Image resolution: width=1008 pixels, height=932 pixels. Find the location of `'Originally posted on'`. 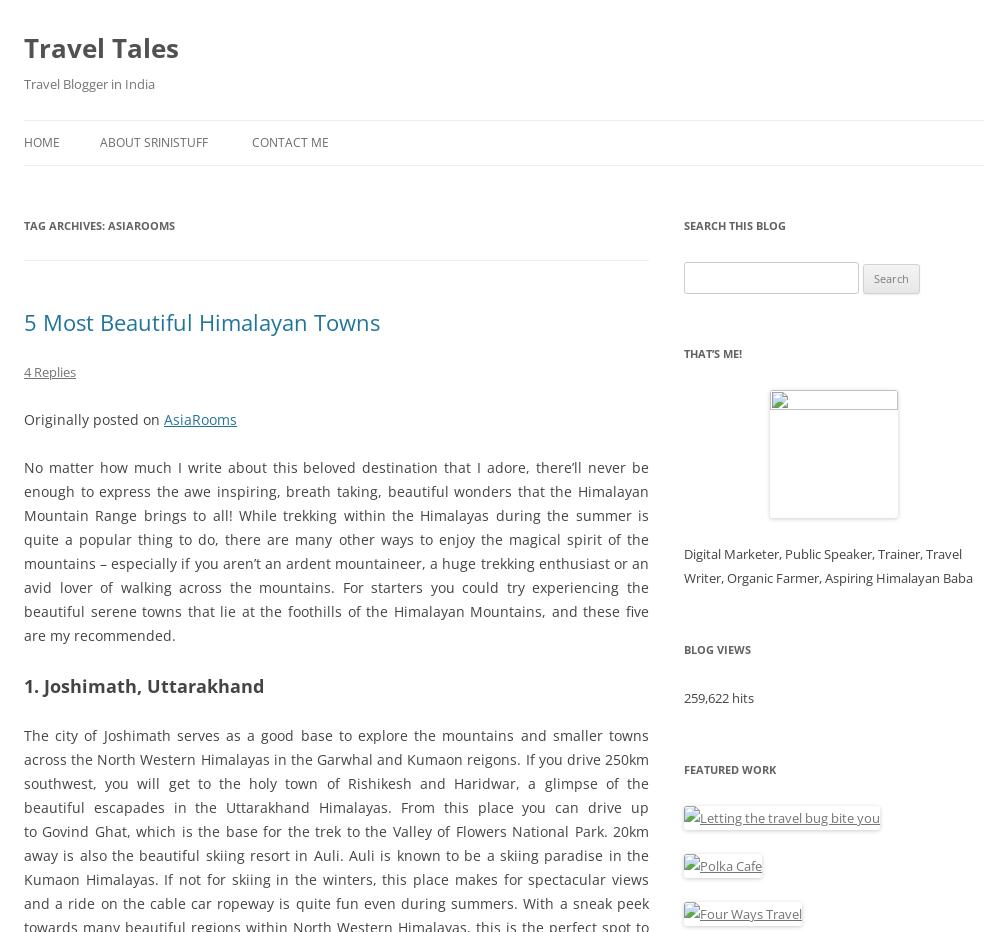

'Originally posted on' is located at coordinates (94, 418).